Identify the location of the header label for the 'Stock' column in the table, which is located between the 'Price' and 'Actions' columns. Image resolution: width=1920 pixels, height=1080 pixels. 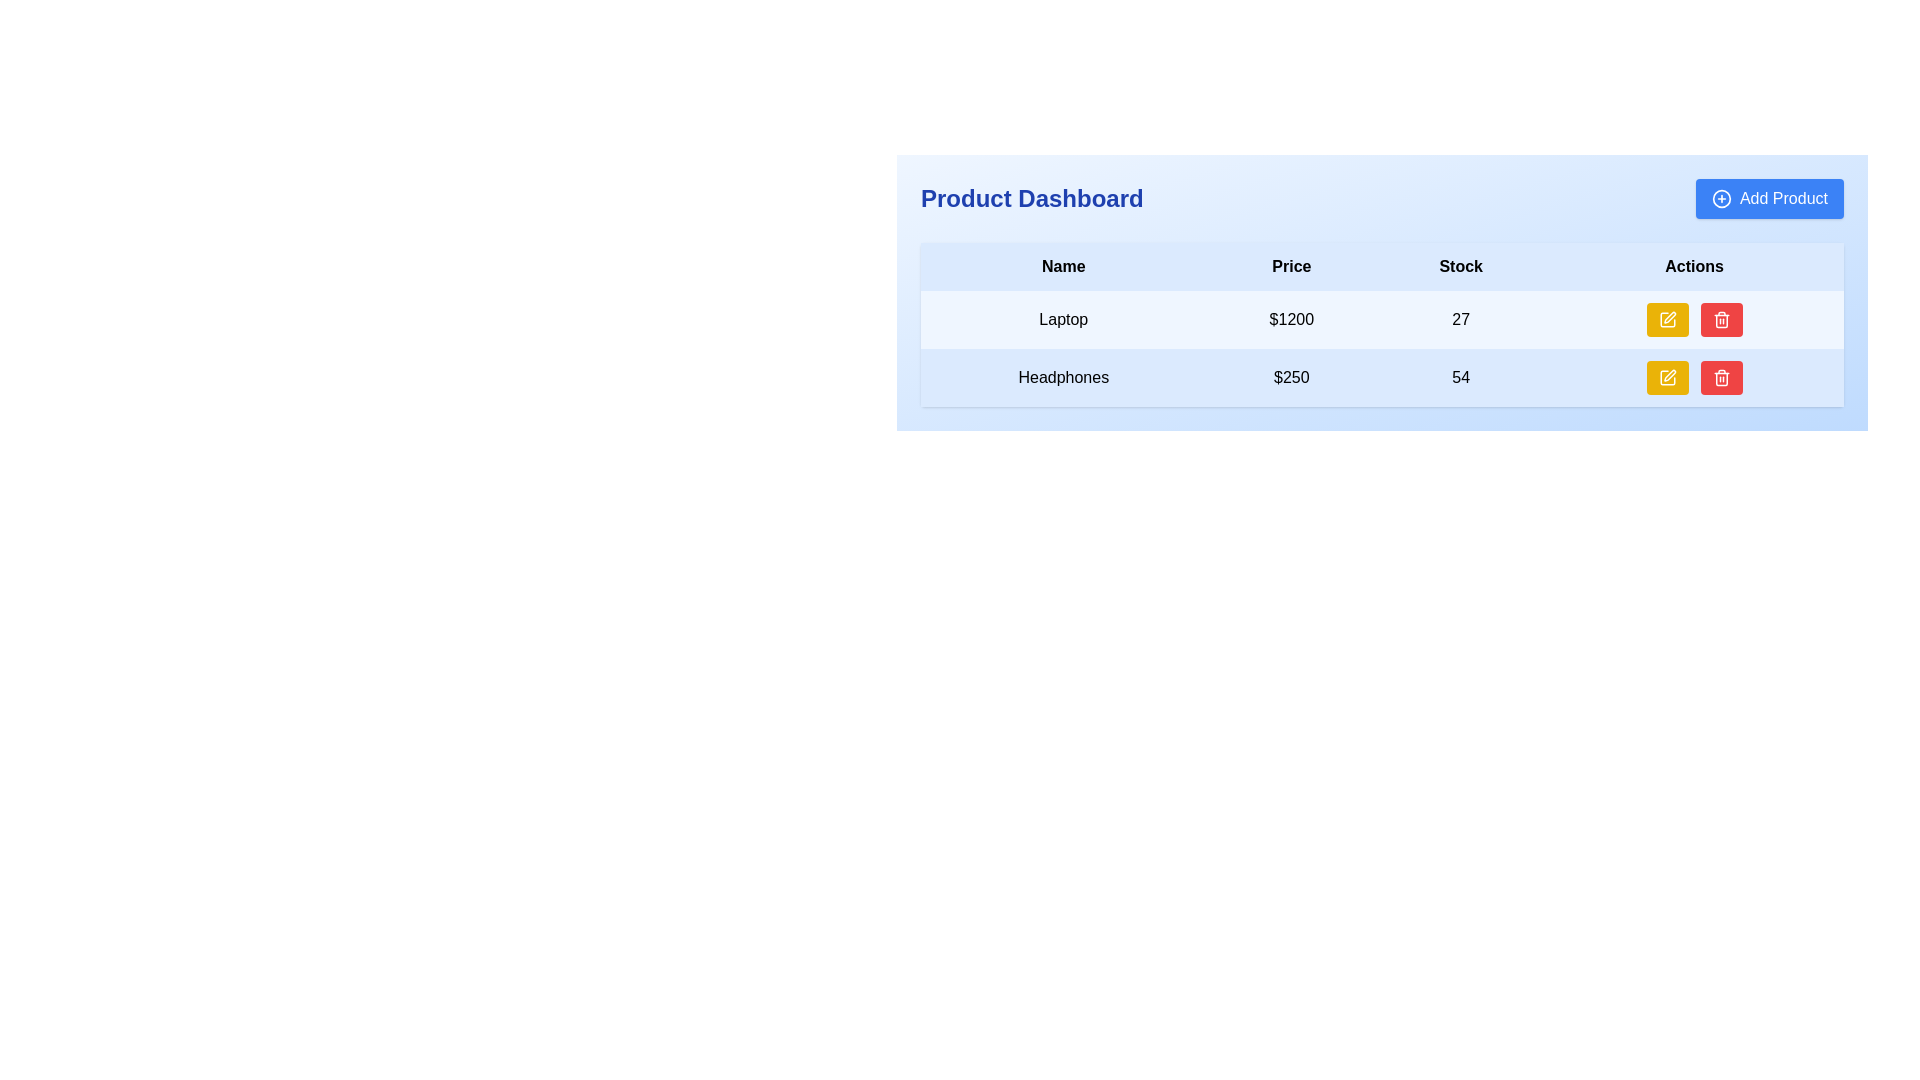
(1461, 265).